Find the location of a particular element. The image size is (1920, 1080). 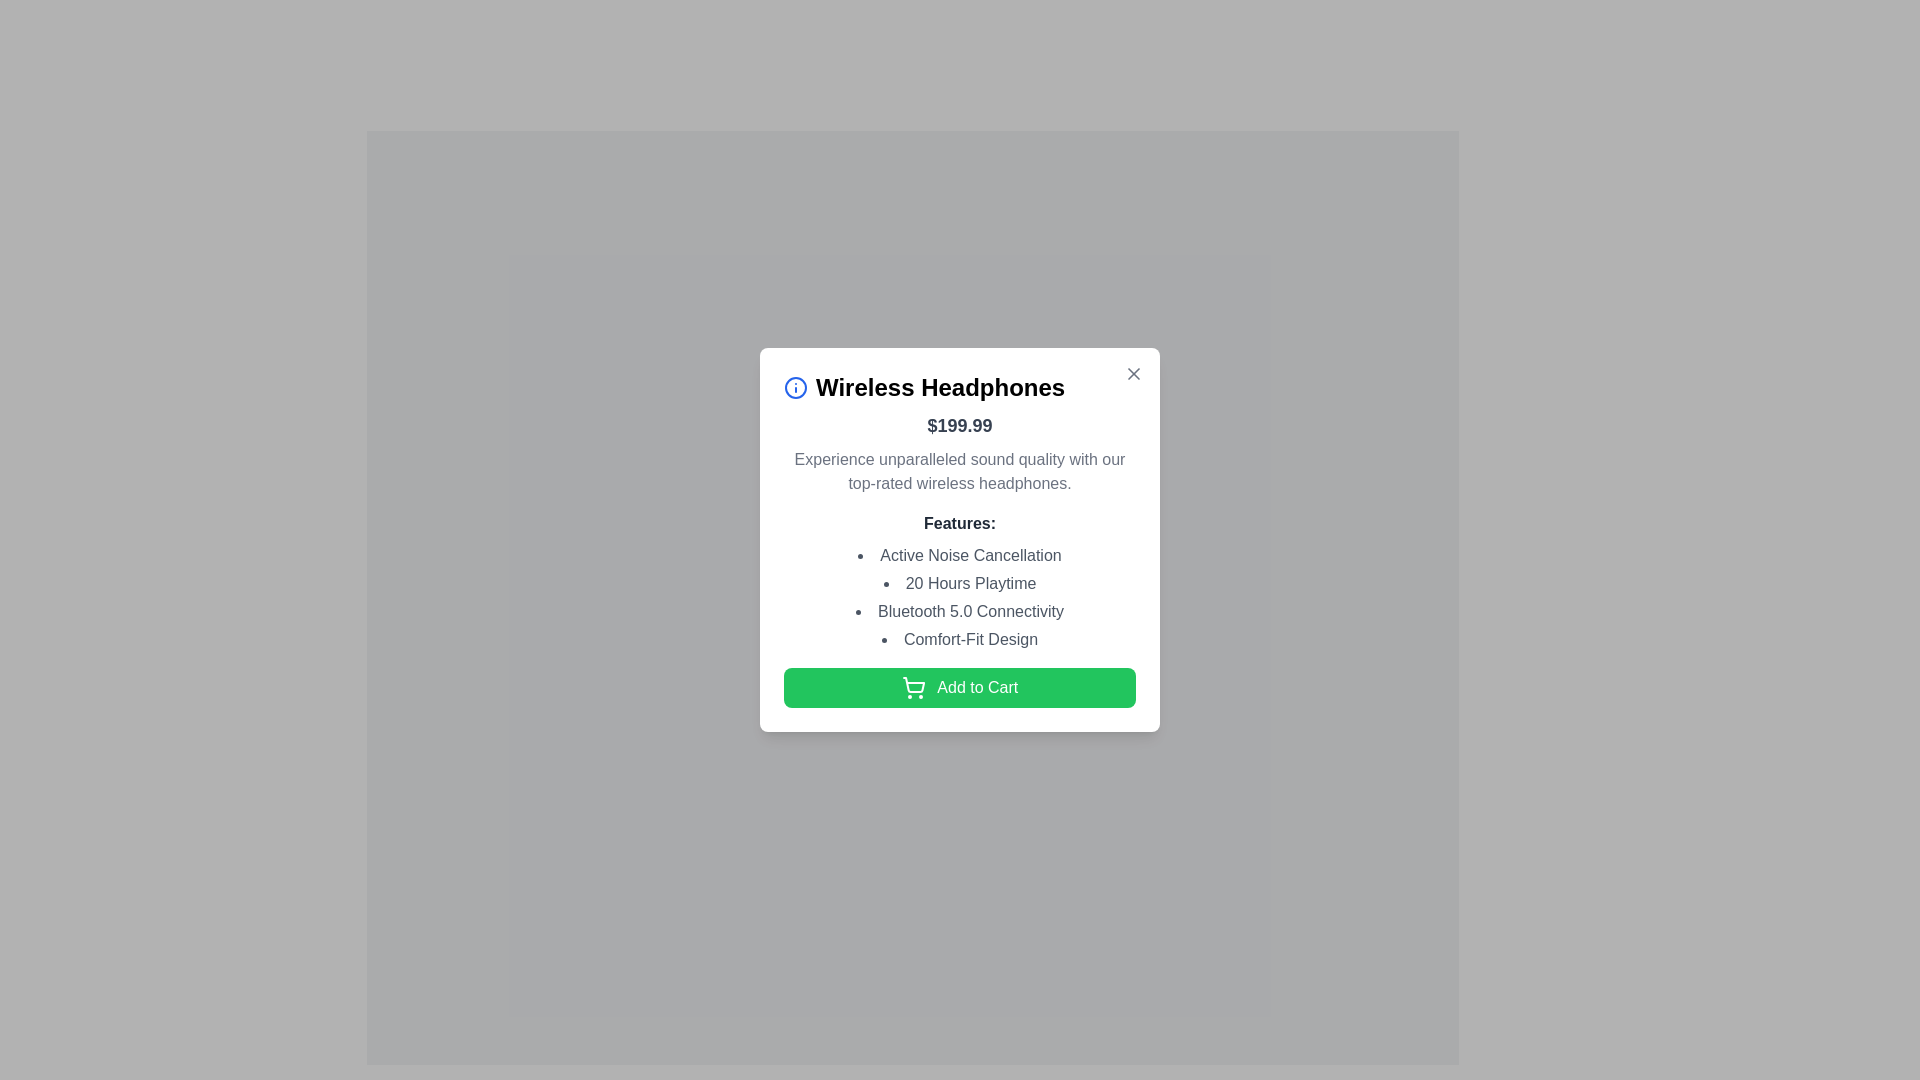

descriptive text displayed below the price tag '$199.99' in the product information card is located at coordinates (960, 470).